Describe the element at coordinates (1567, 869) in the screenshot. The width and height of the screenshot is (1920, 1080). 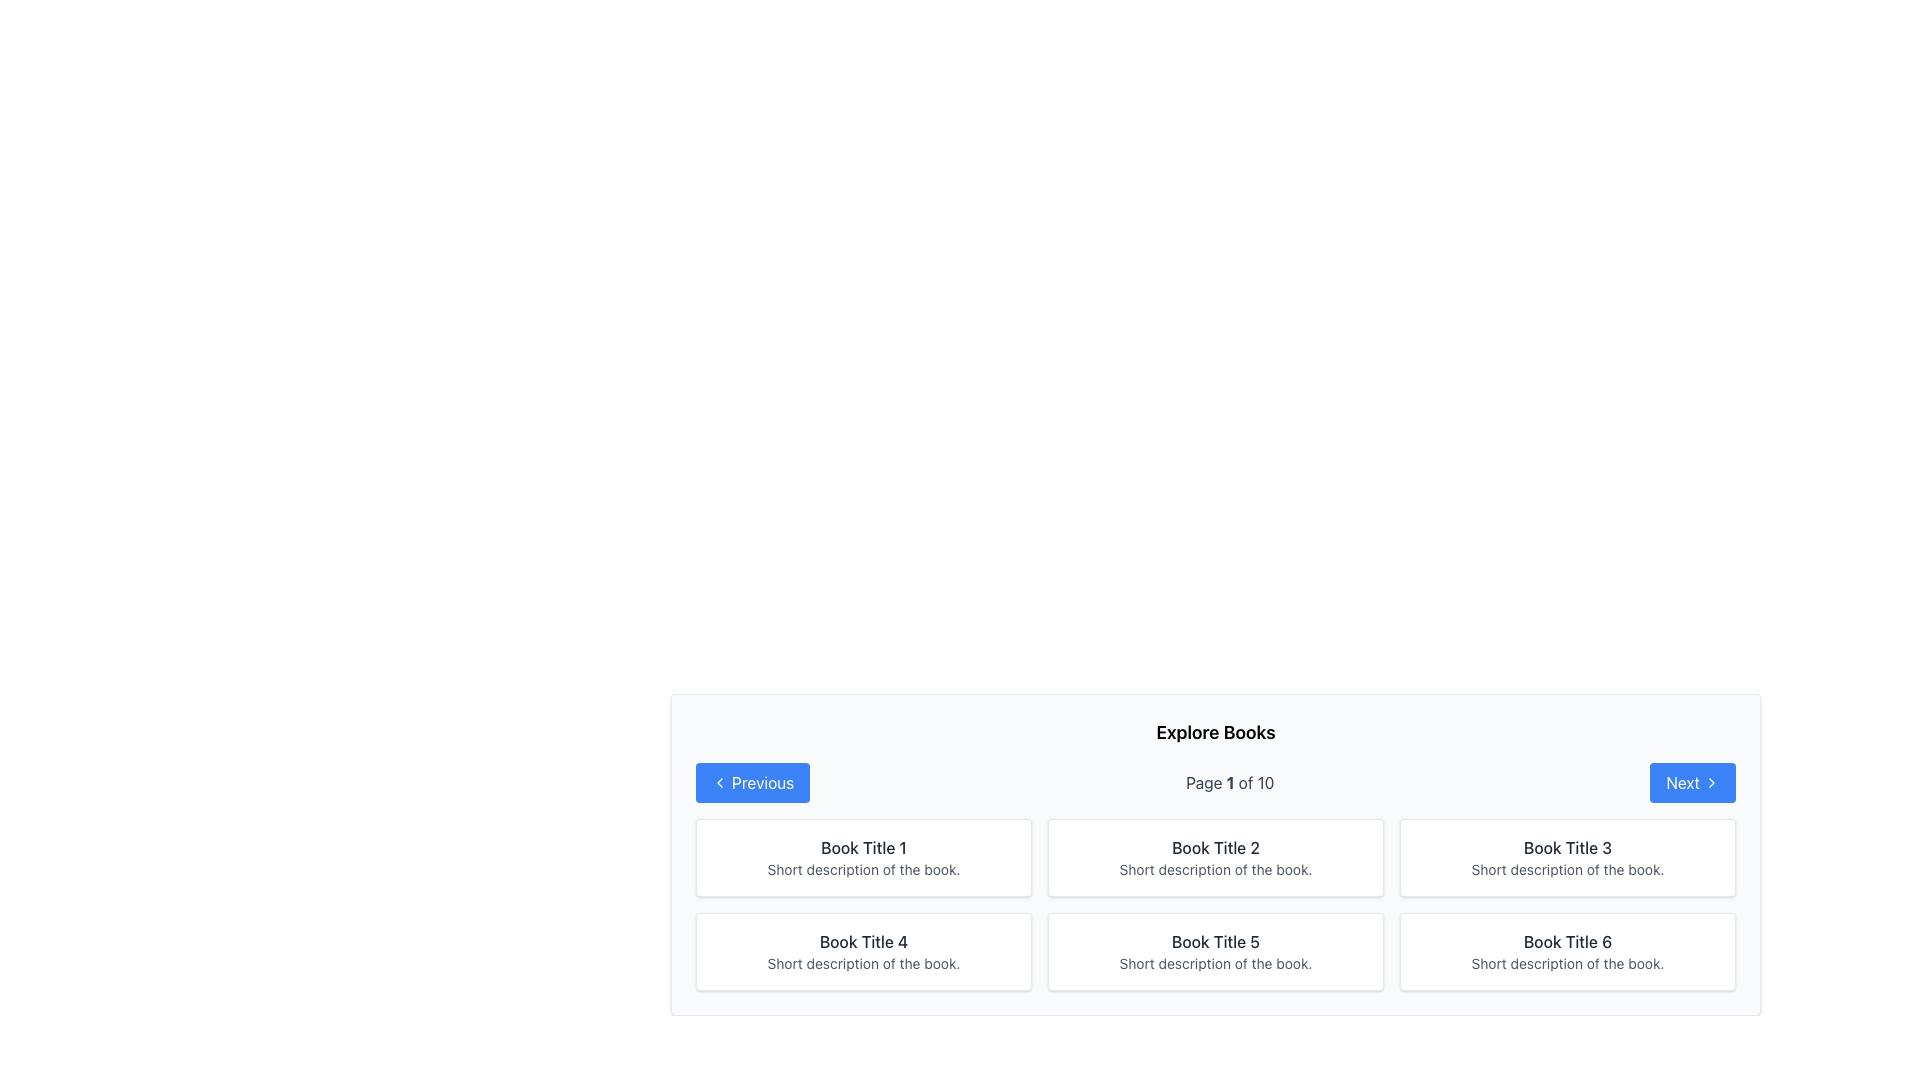
I see `the static text label providing a brief description about the book titled 'Book Title 3', located in the top-right book card of the 'Explore Books' UI section` at that location.